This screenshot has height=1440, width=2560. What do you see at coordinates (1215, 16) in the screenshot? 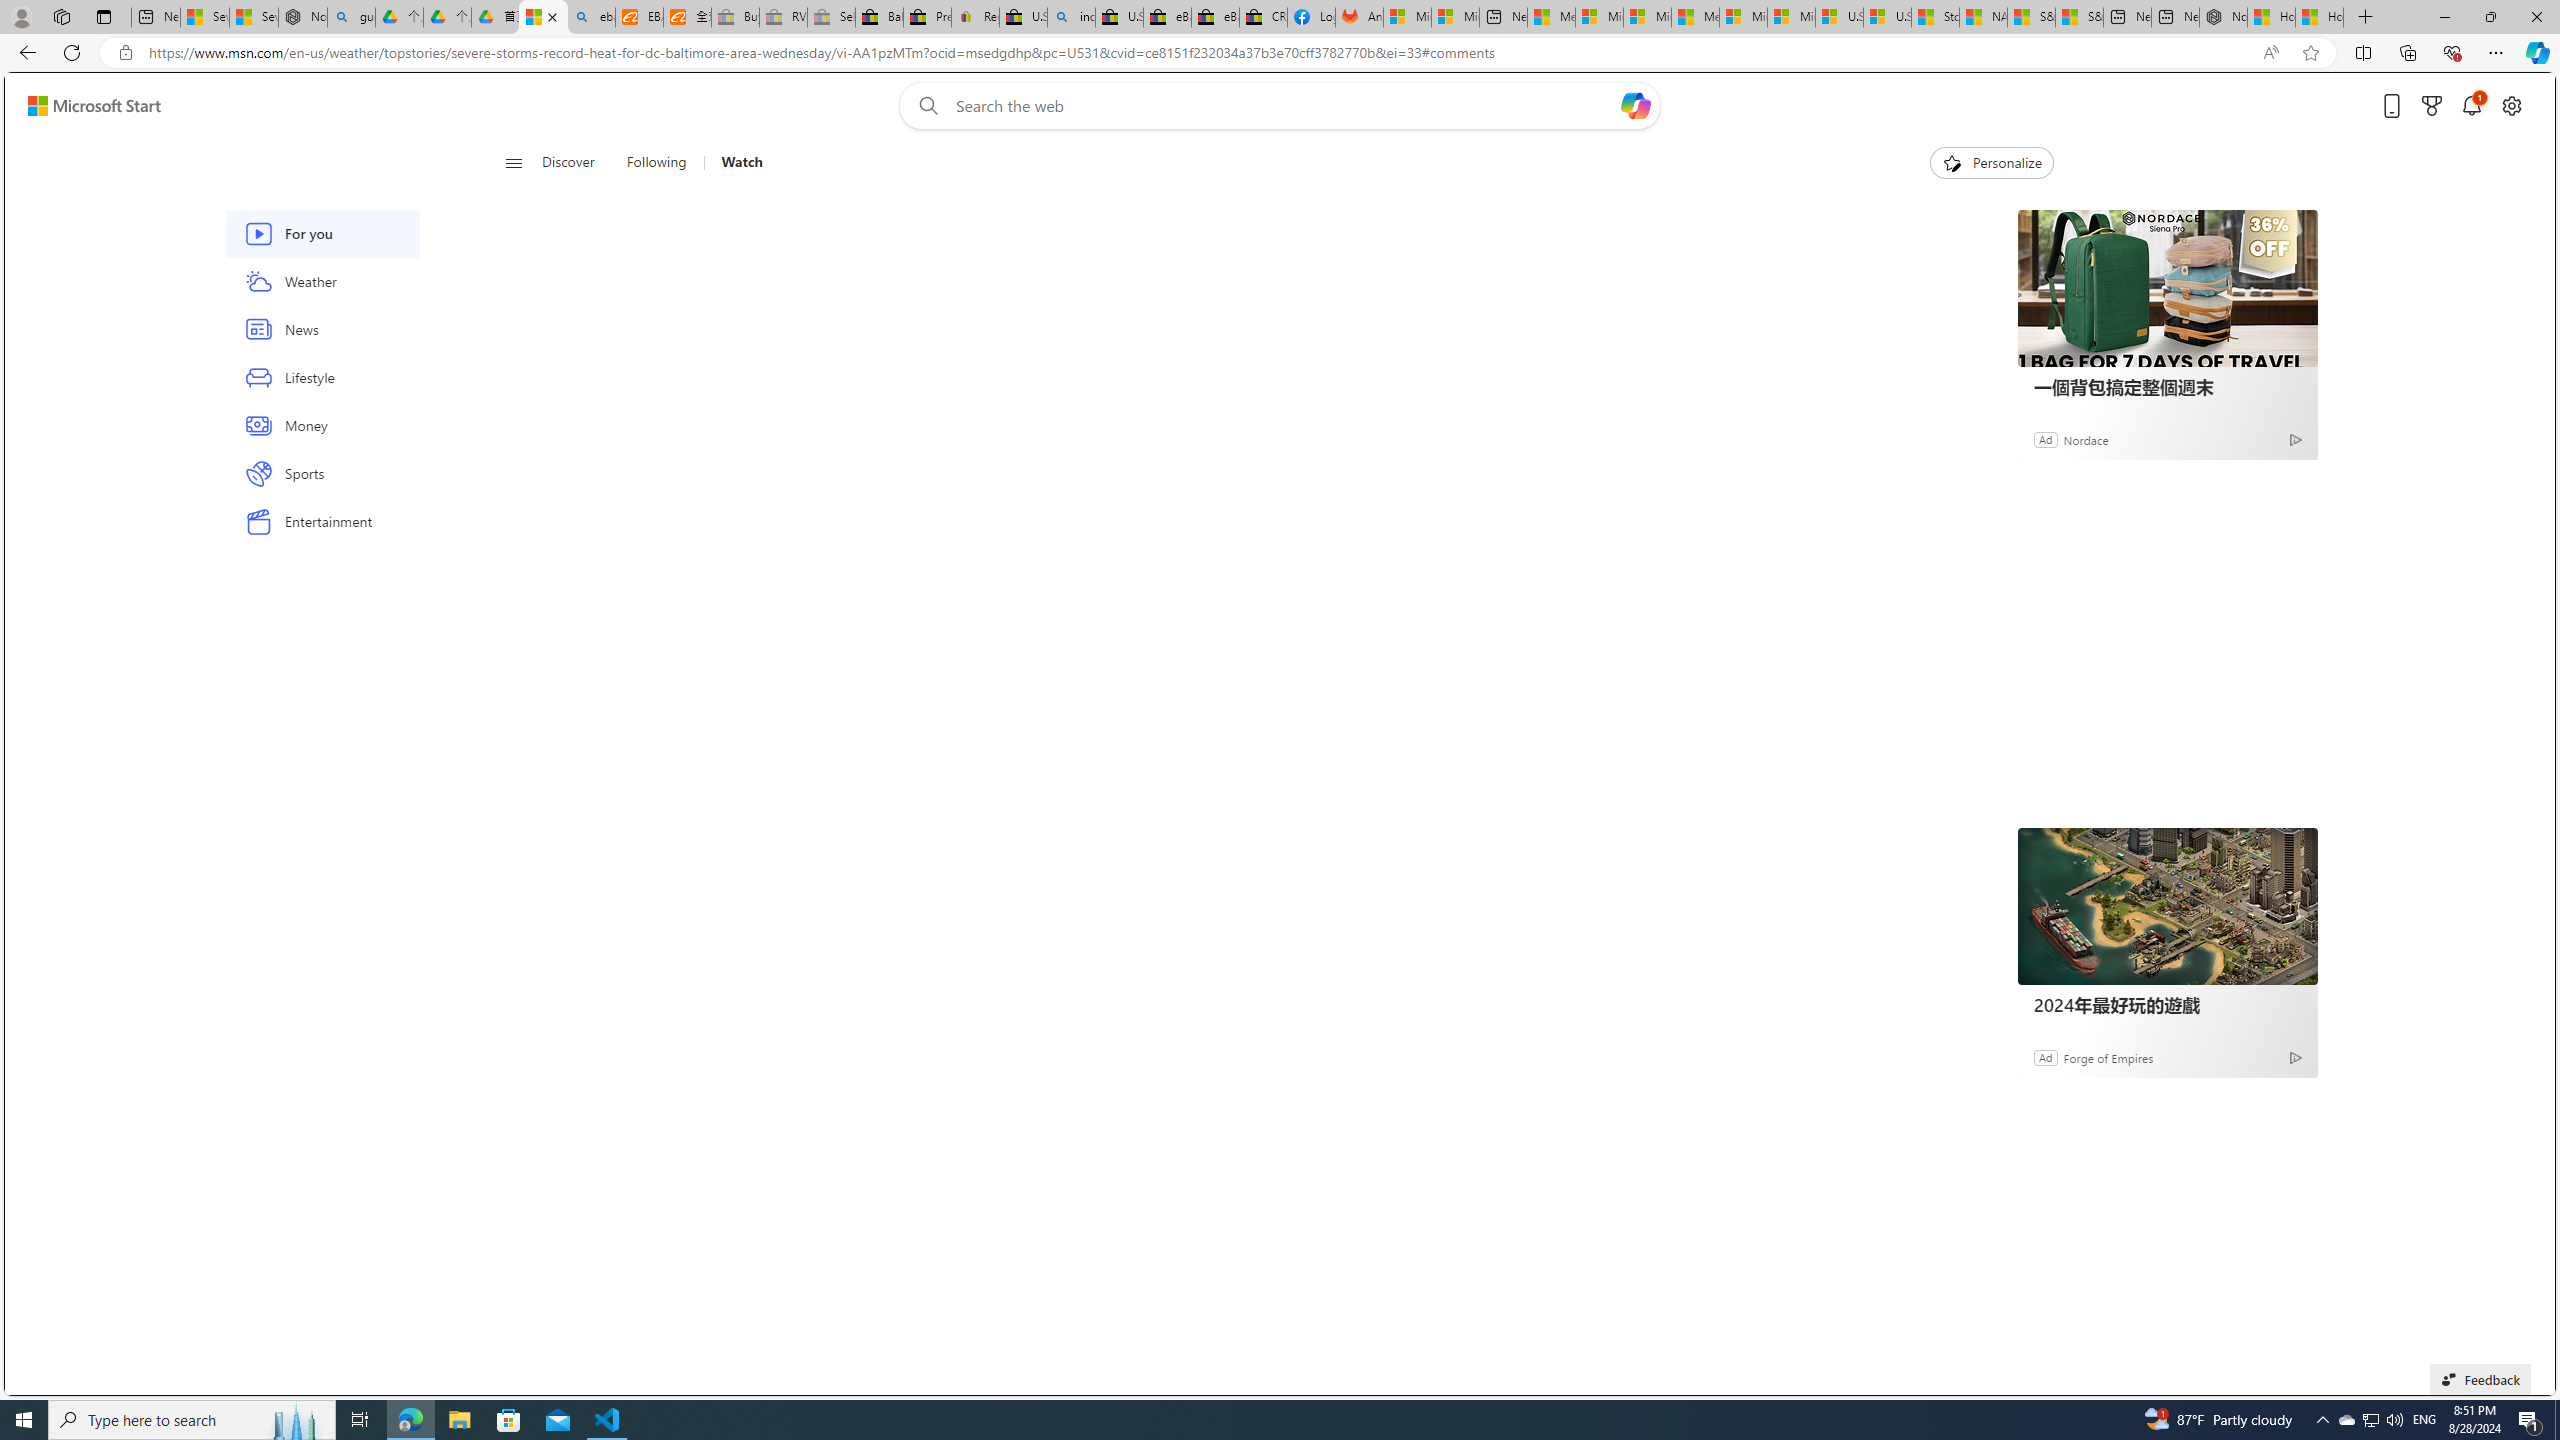
I see `'eBay Inc. Reports Third Quarter 2023 Results'` at bounding box center [1215, 16].